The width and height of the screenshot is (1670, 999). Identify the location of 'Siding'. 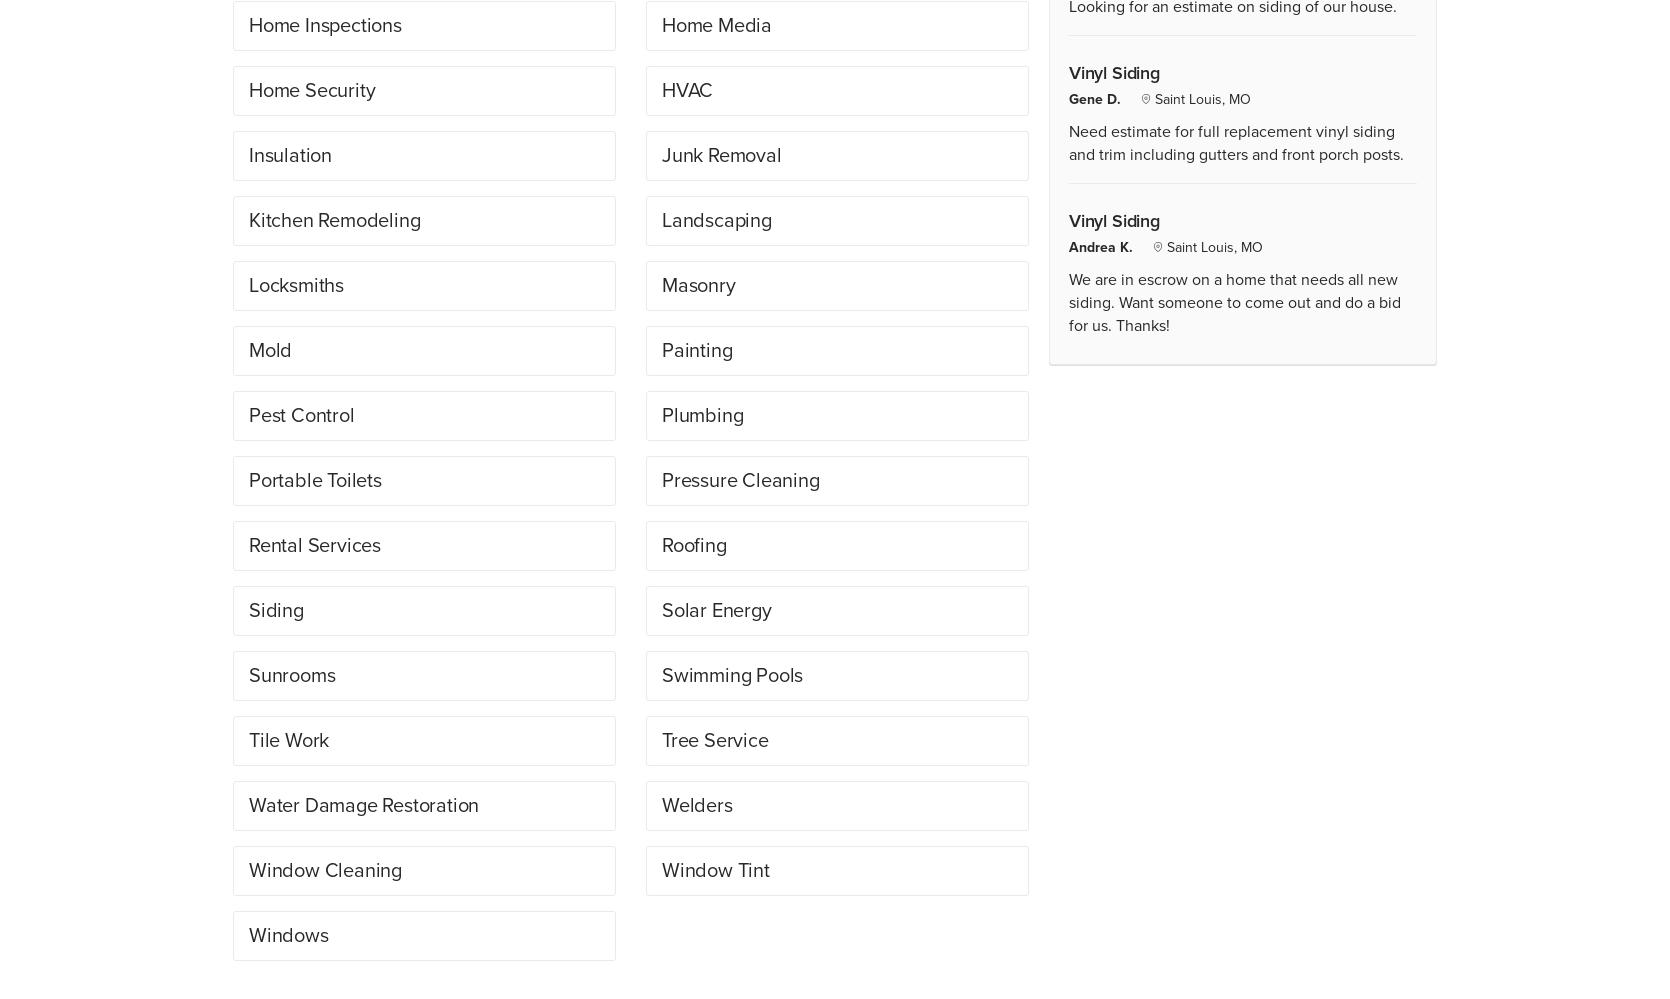
(248, 609).